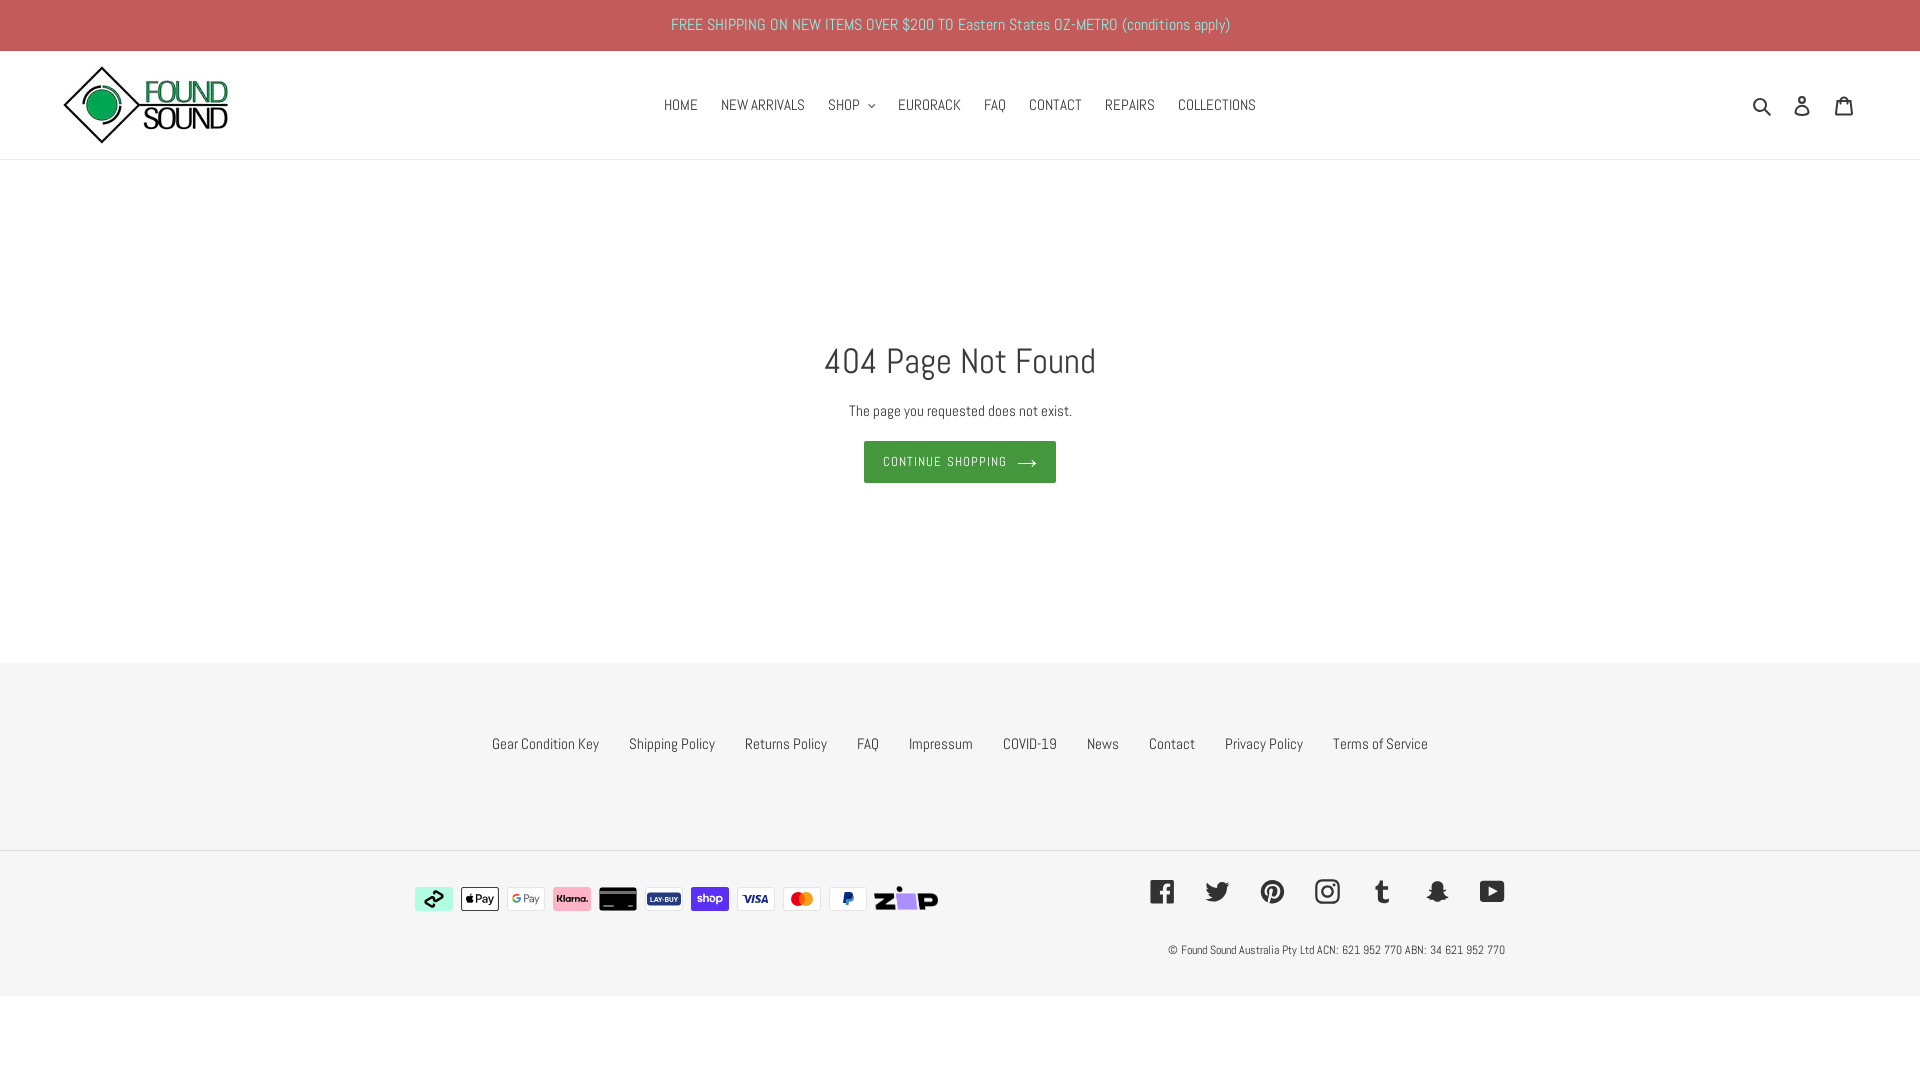  Describe the element at coordinates (1162, 890) in the screenshot. I see `'Facebook'` at that location.